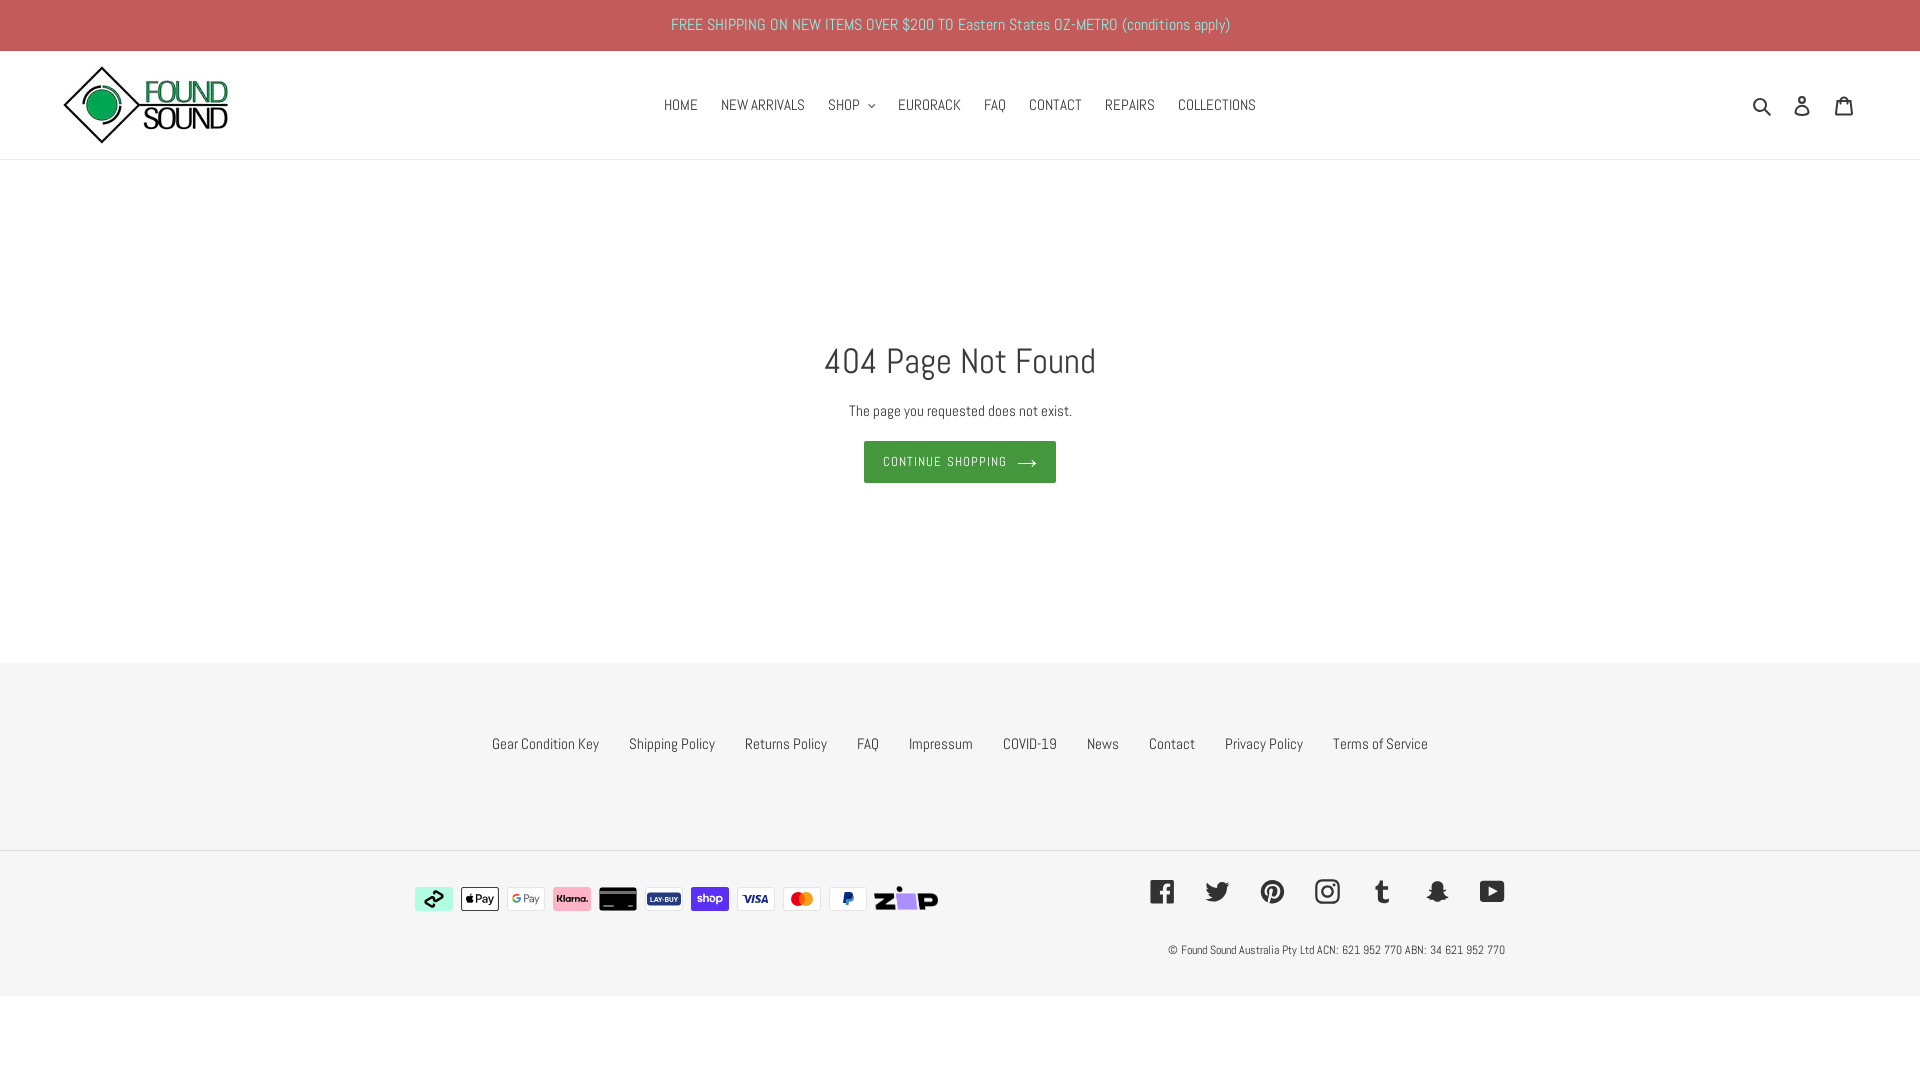  Describe the element at coordinates (1162, 890) in the screenshot. I see `'Facebook'` at that location.